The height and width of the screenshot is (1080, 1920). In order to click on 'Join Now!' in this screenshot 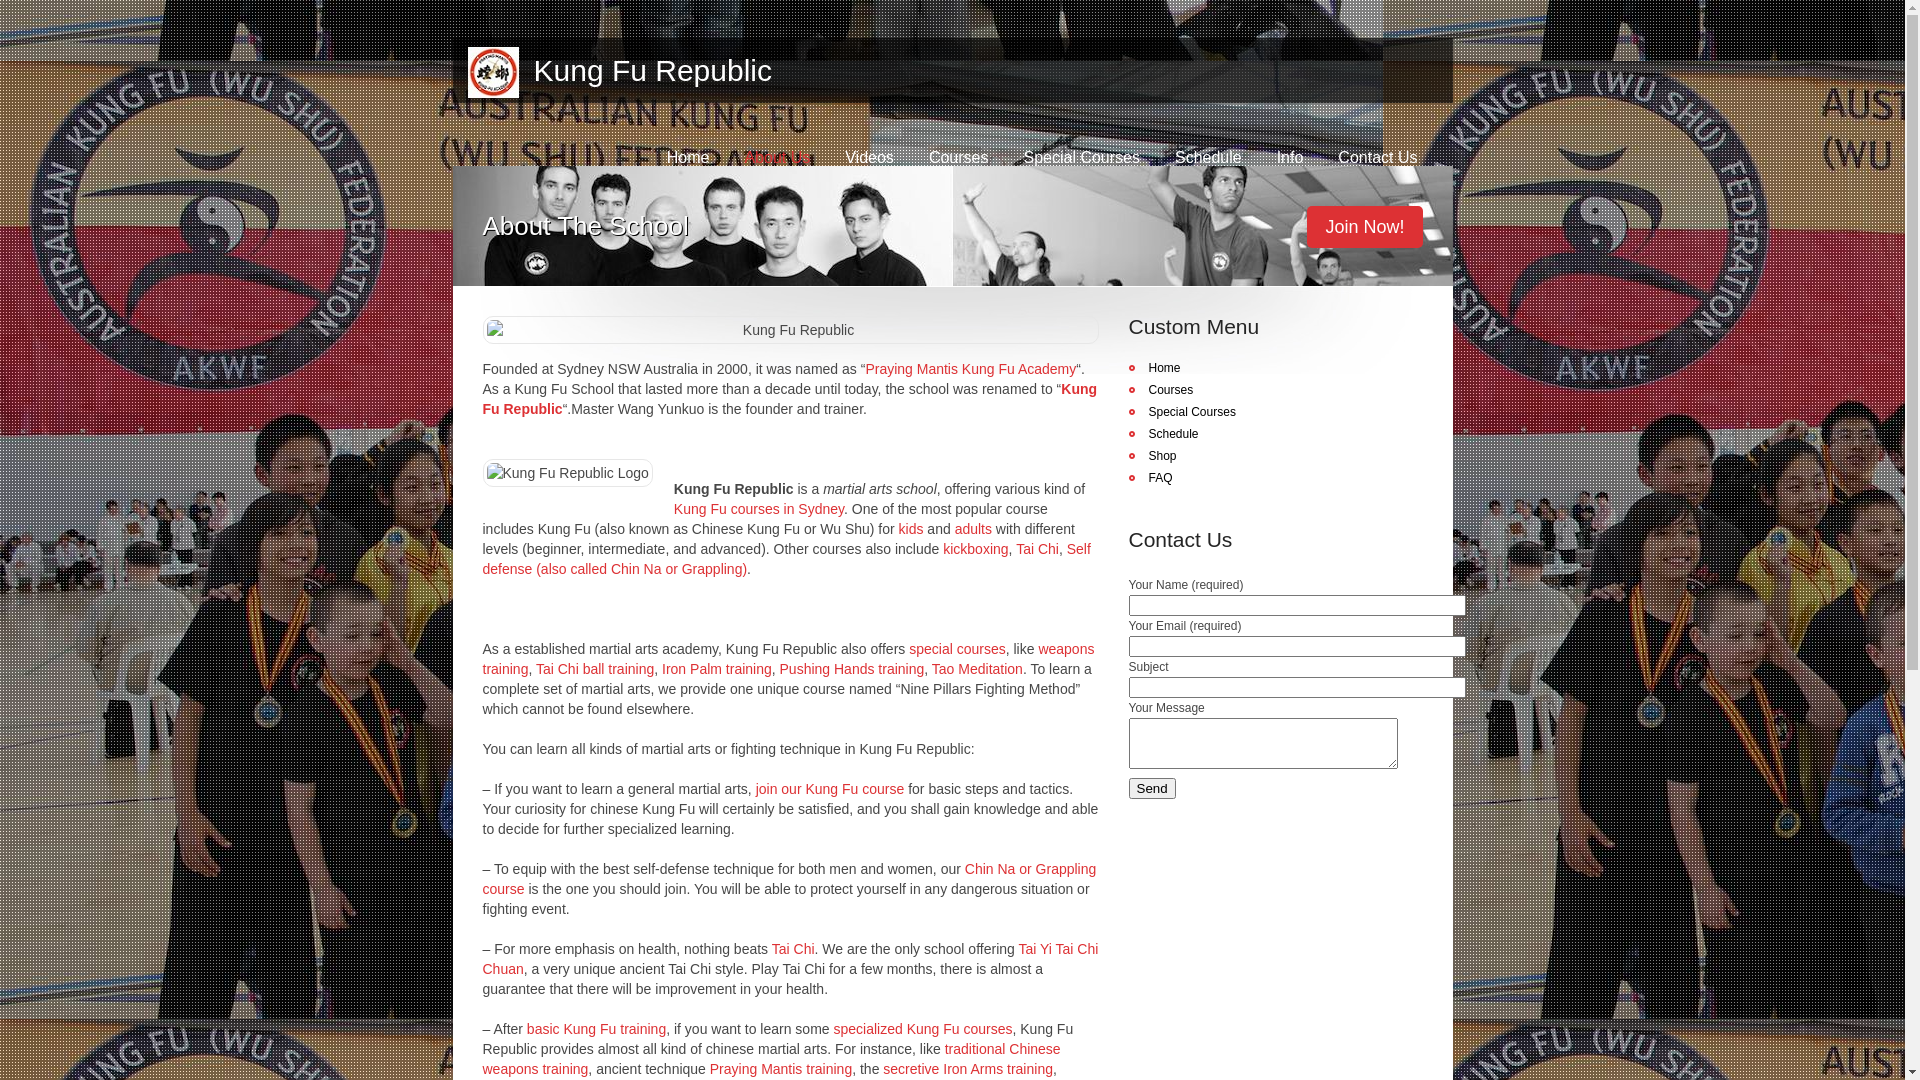, I will do `click(1306, 226)`.